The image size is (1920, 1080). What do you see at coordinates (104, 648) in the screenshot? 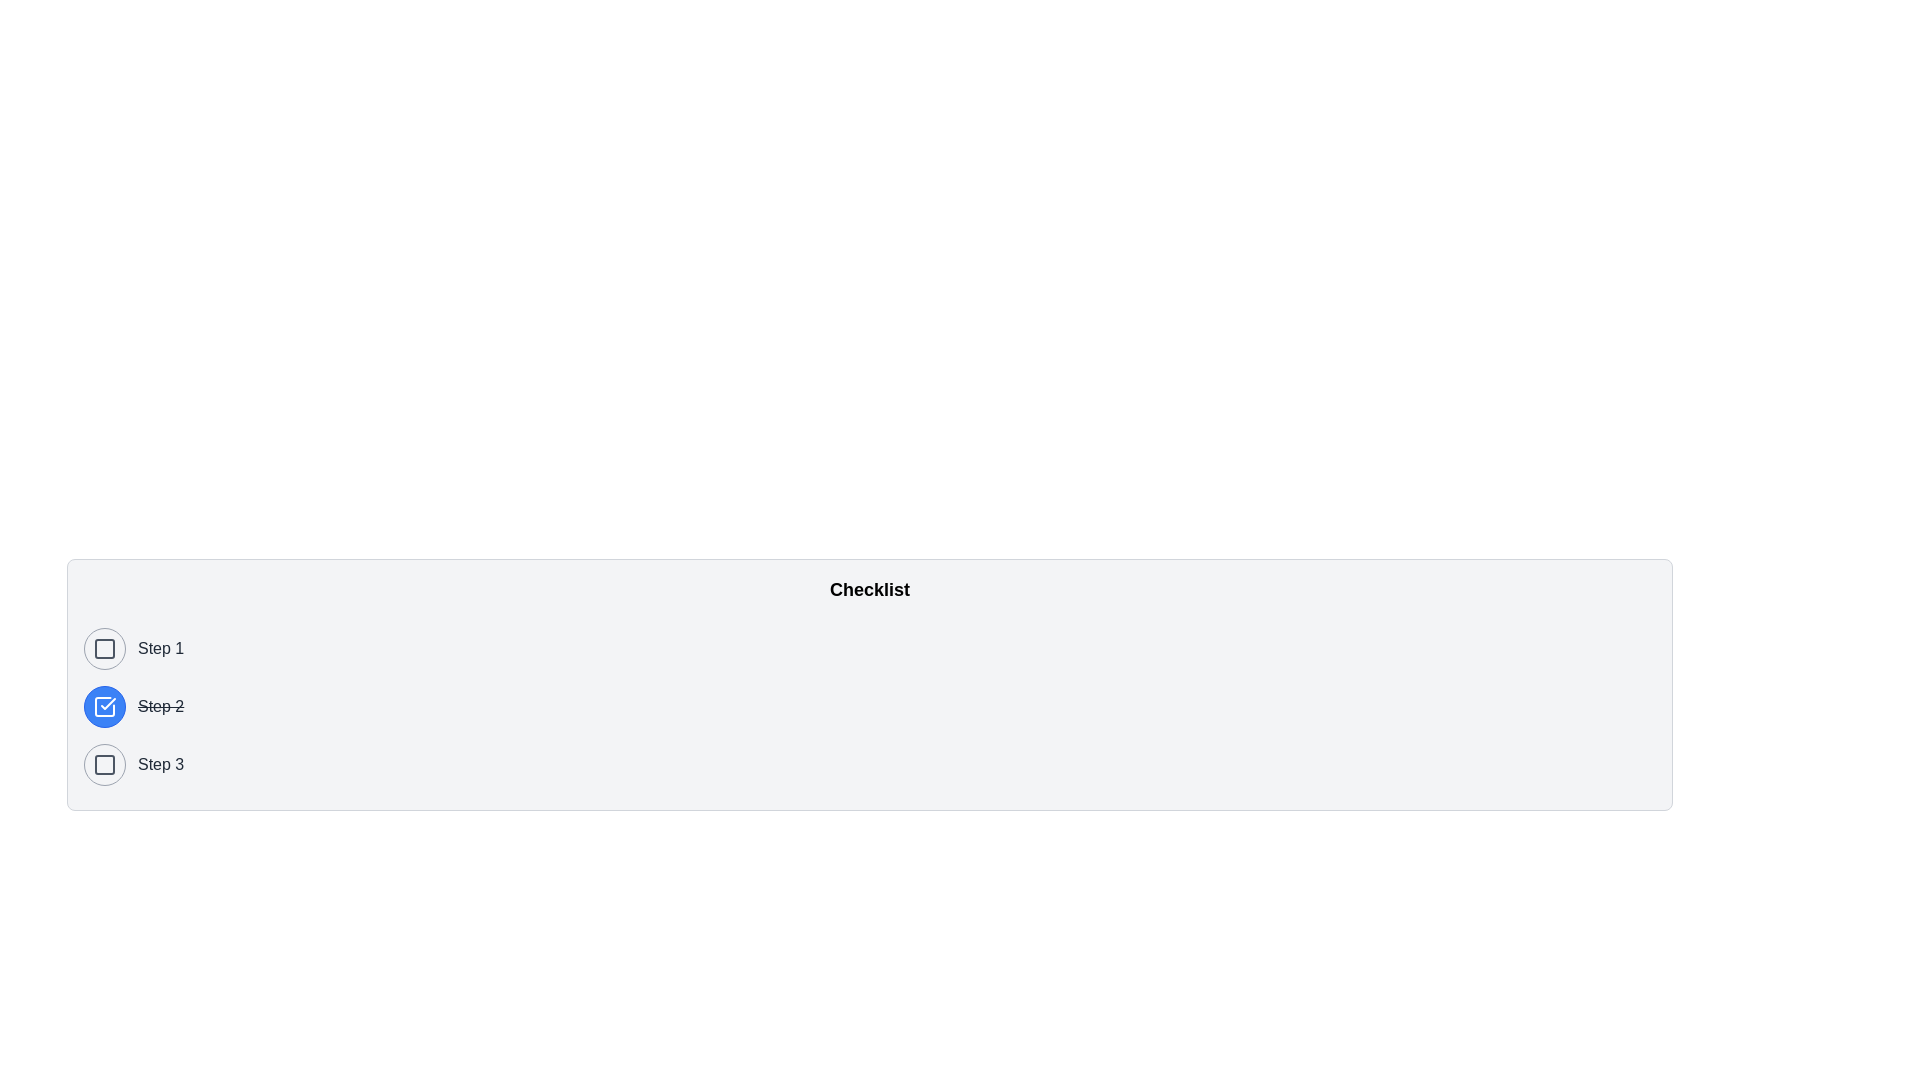
I see `the small circular button with a border and padding, located on the left side of the 'Step 1' row in the checklist section, to interact with it` at bounding box center [104, 648].